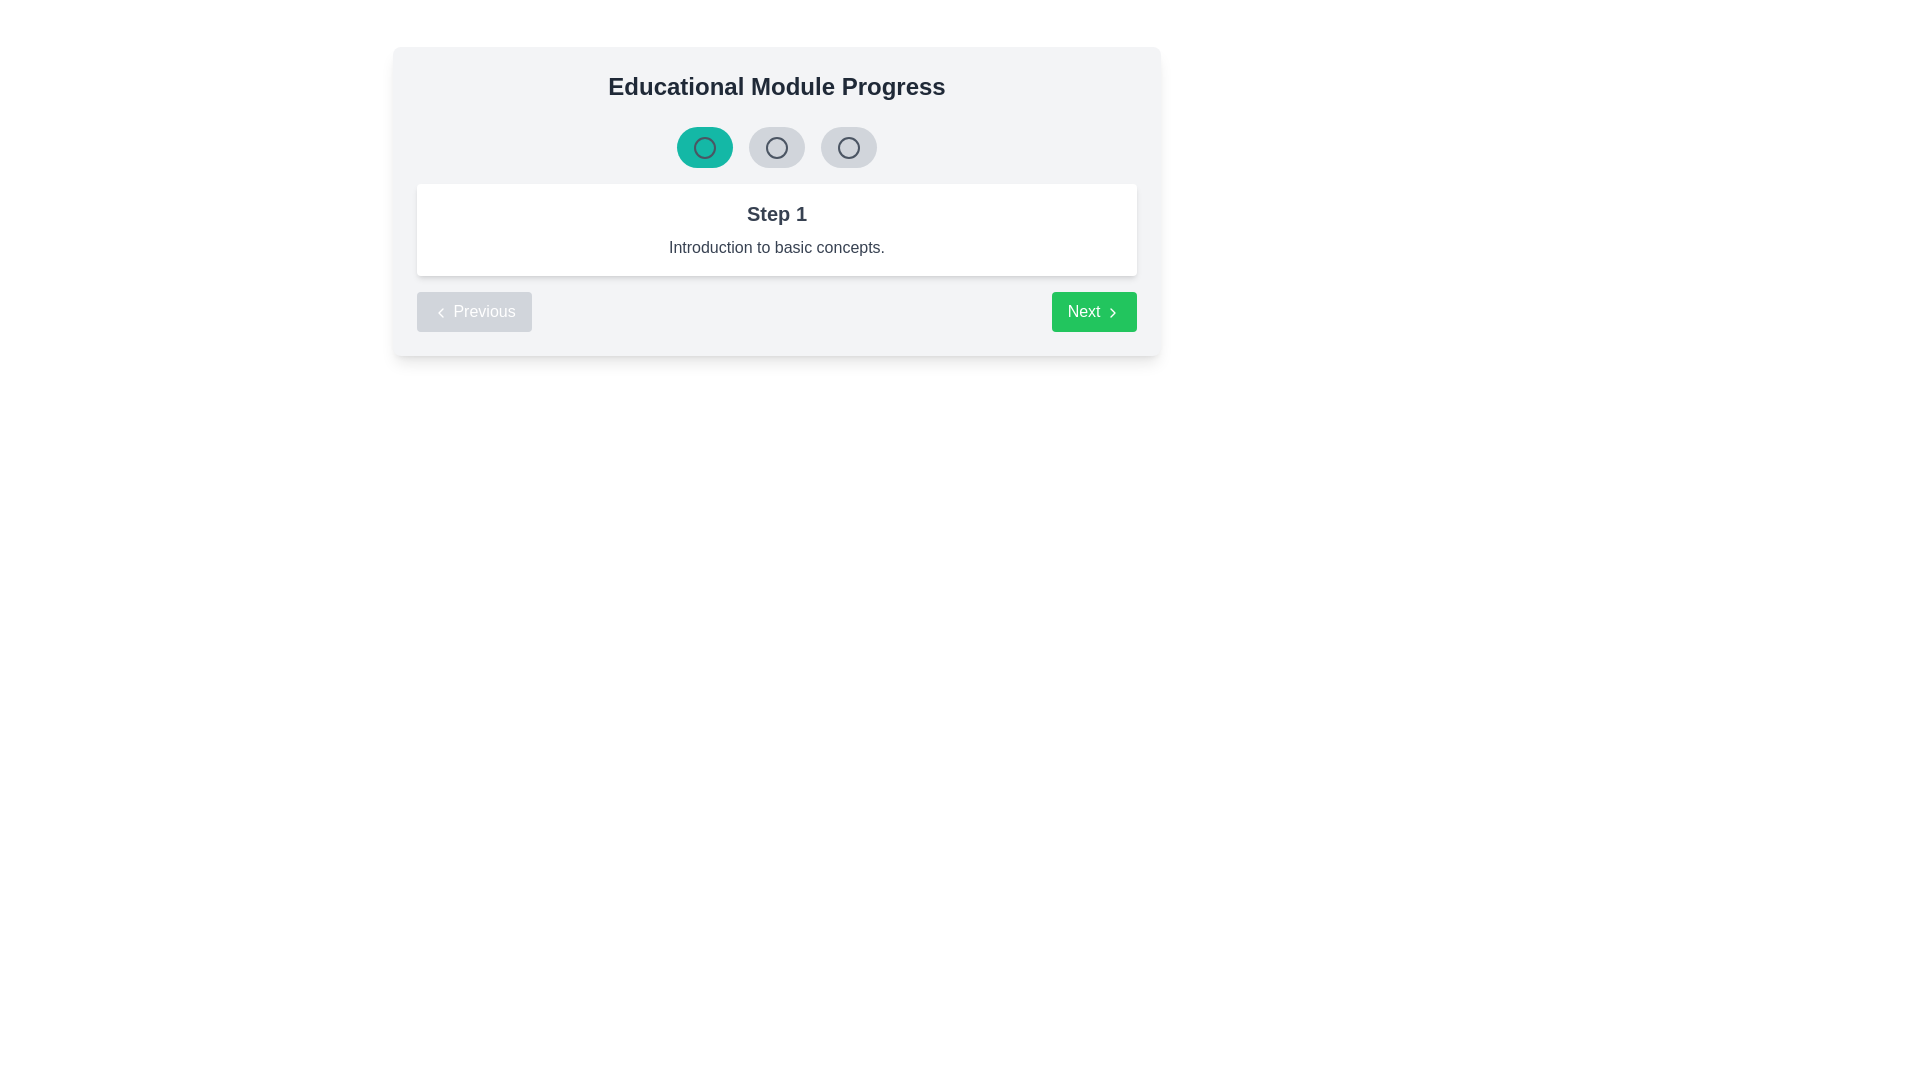  I want to click on the leftmost active circle of the Progress Step Indicator, which has a teal background and is located below the 'Educational Module Progress' title, so click(705, 146).